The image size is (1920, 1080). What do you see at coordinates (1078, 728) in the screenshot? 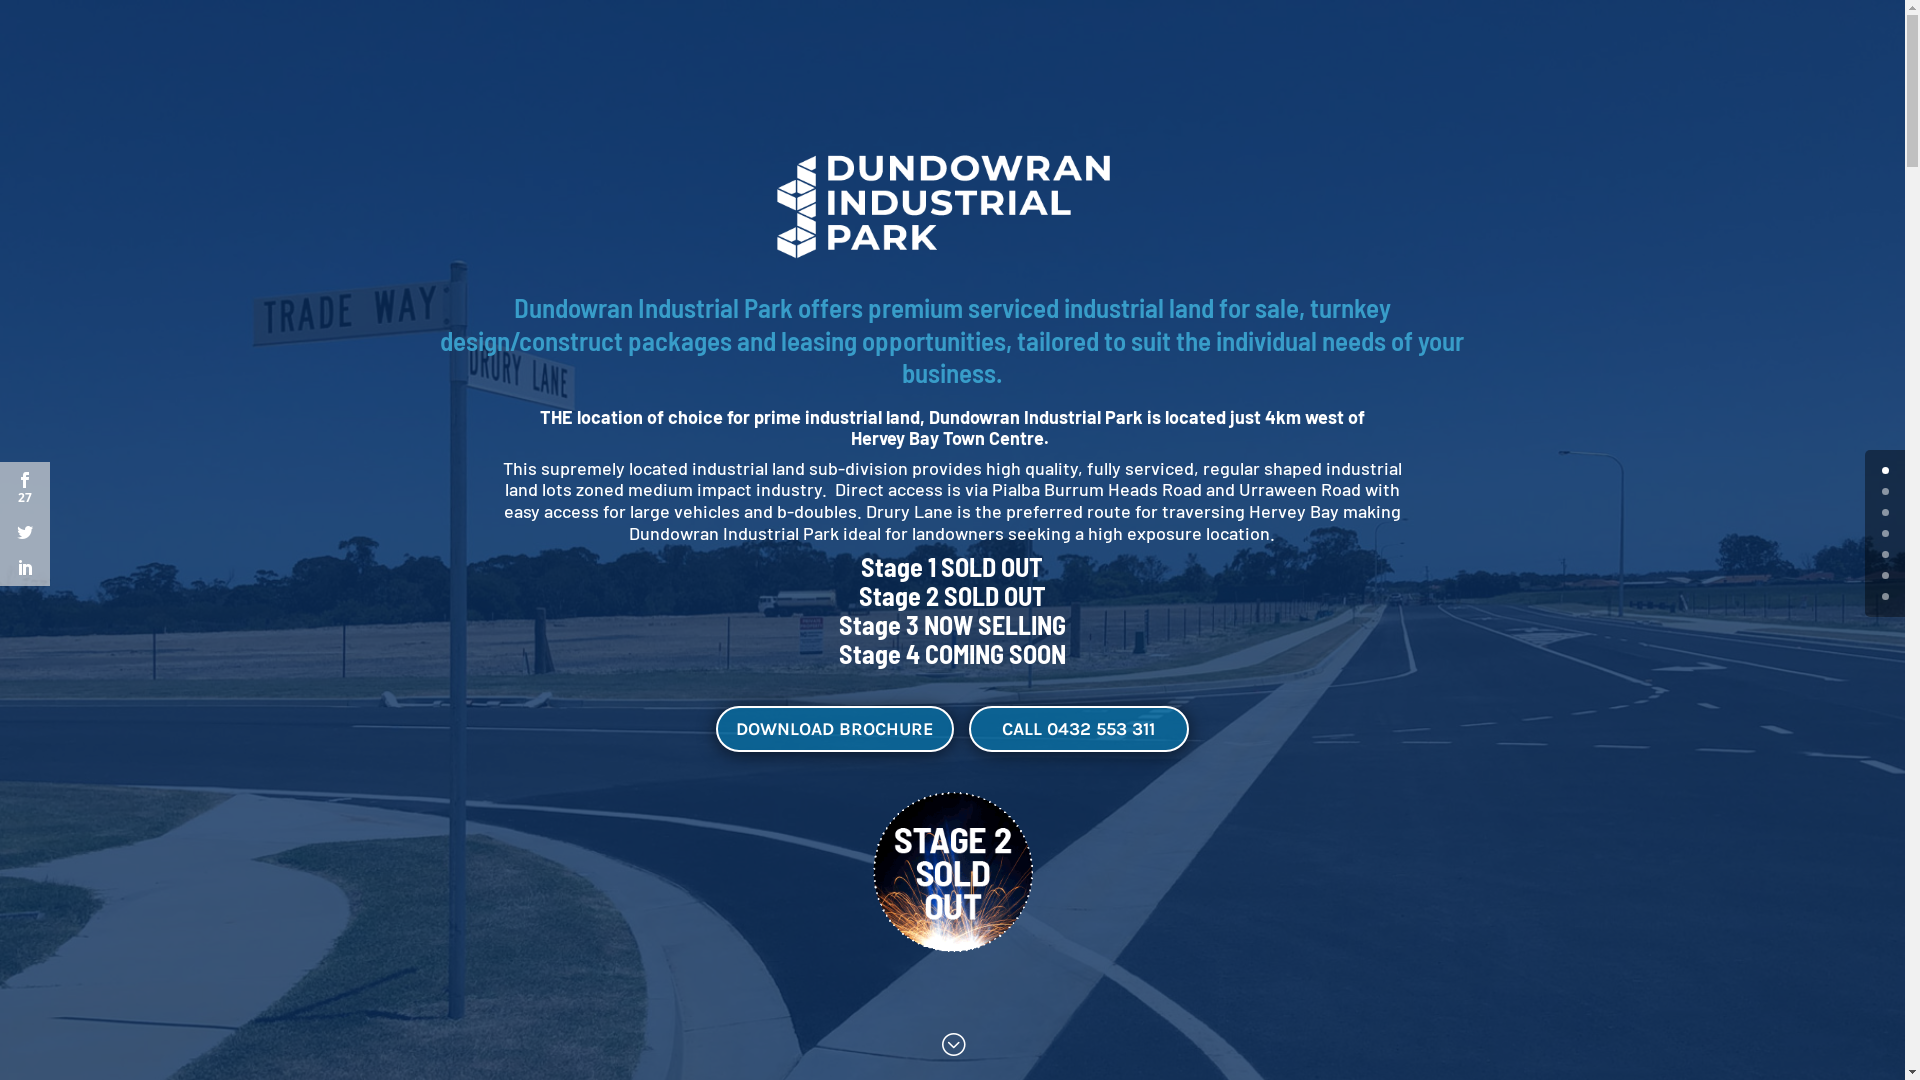
I see `'CALL 0432 553 311'` at bounding box center [1078, 728].